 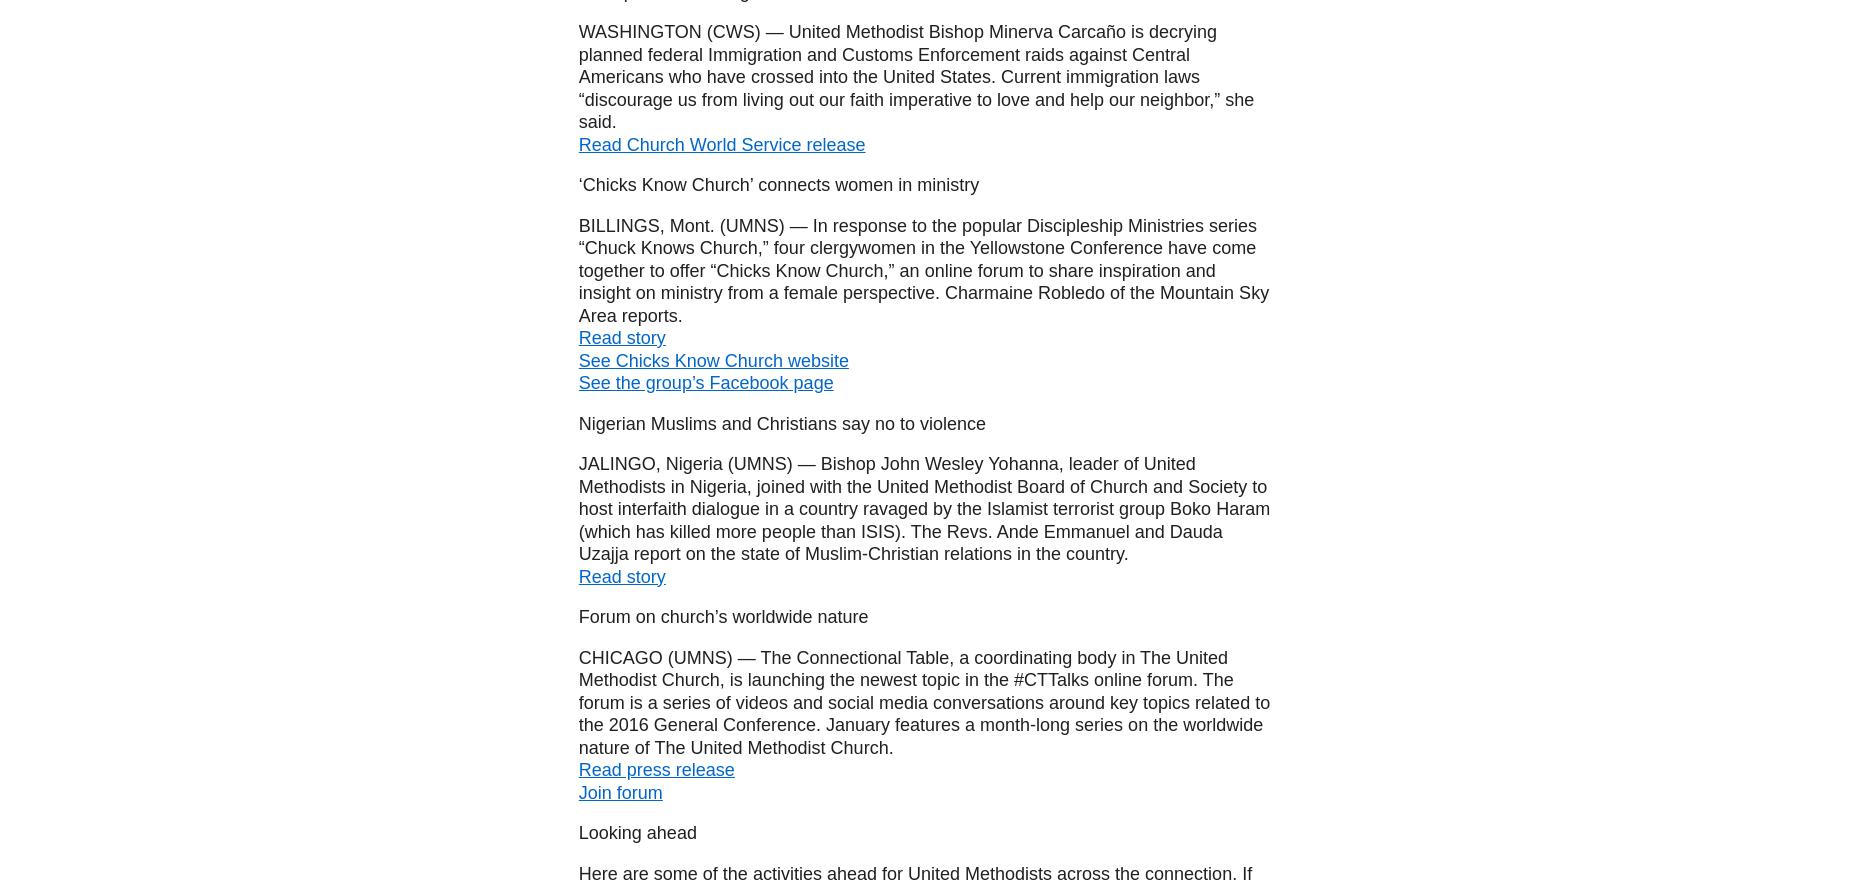 What do you see at coordinates (712, 358) in the screenshot?
I see `'See Chicks Know Church website'` at bounding box center [712, 358].